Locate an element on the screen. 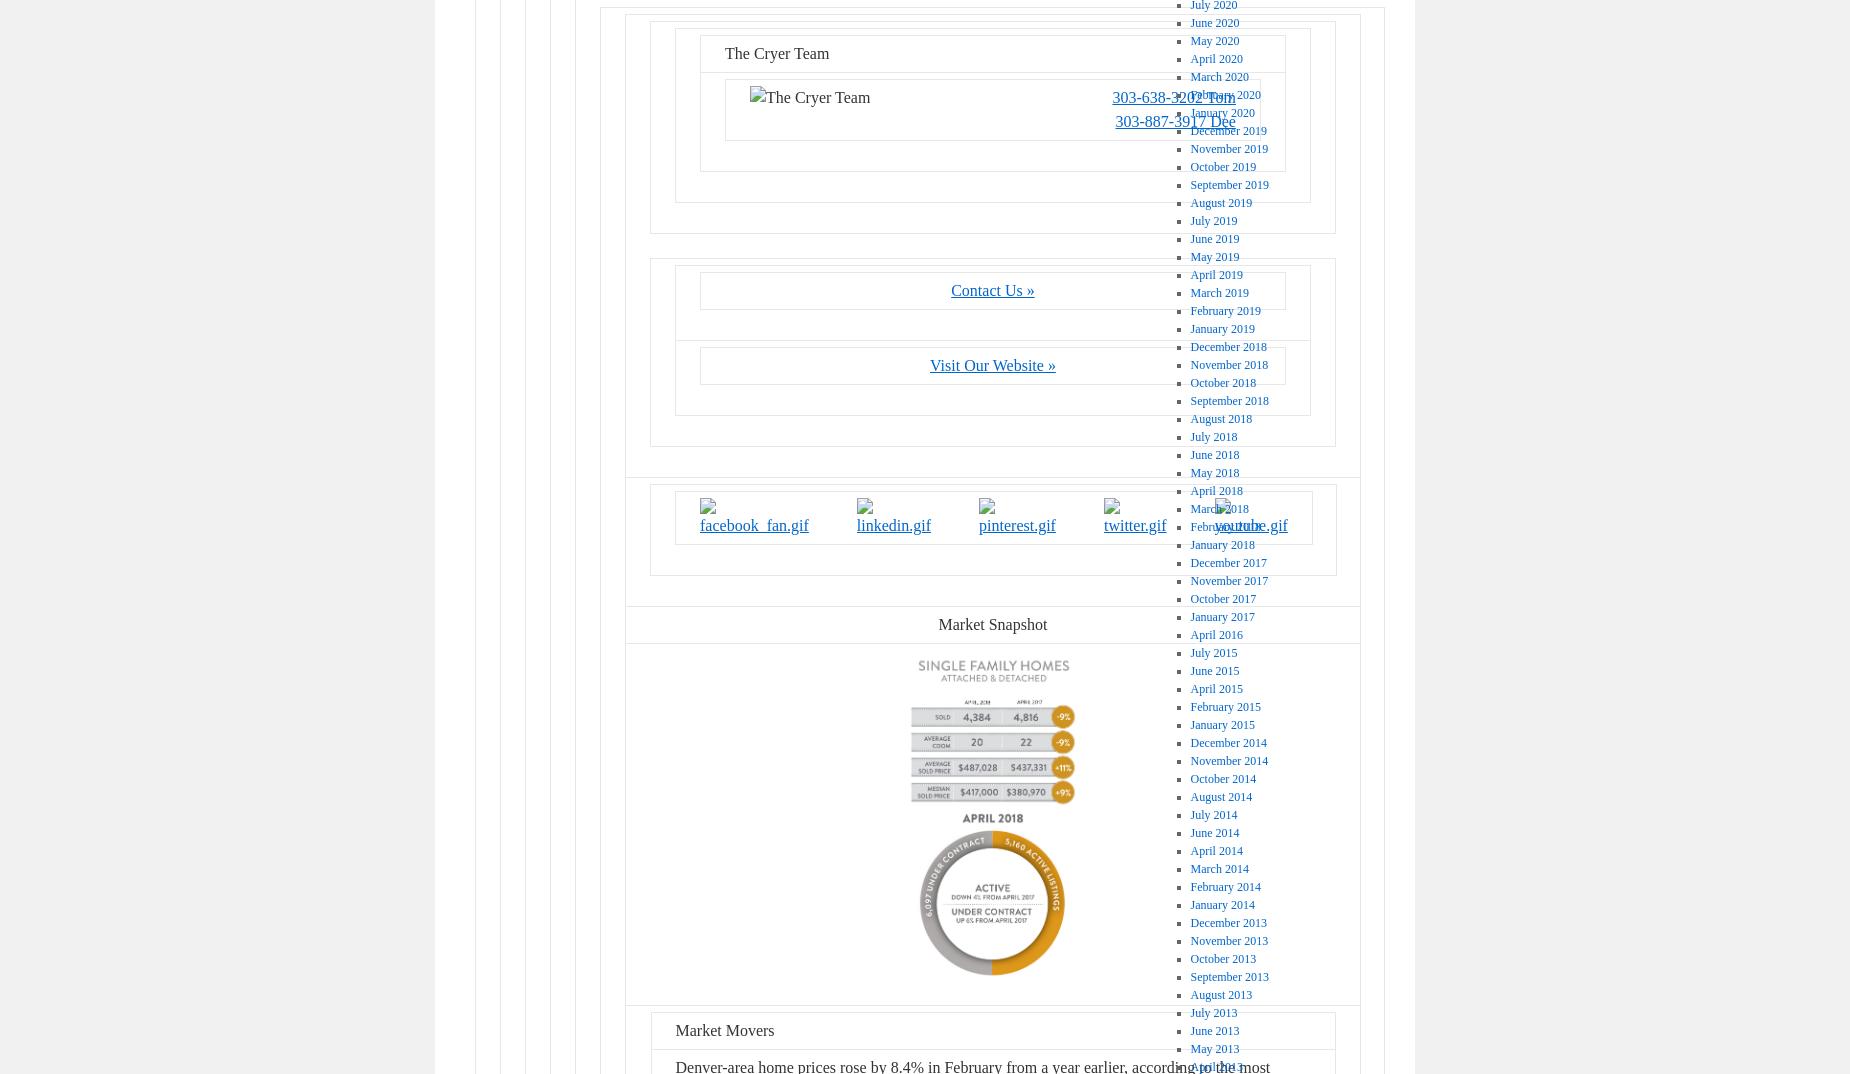 The image size is (1850, 1074). 'June 2018' is located at coordinates (1213, 453).